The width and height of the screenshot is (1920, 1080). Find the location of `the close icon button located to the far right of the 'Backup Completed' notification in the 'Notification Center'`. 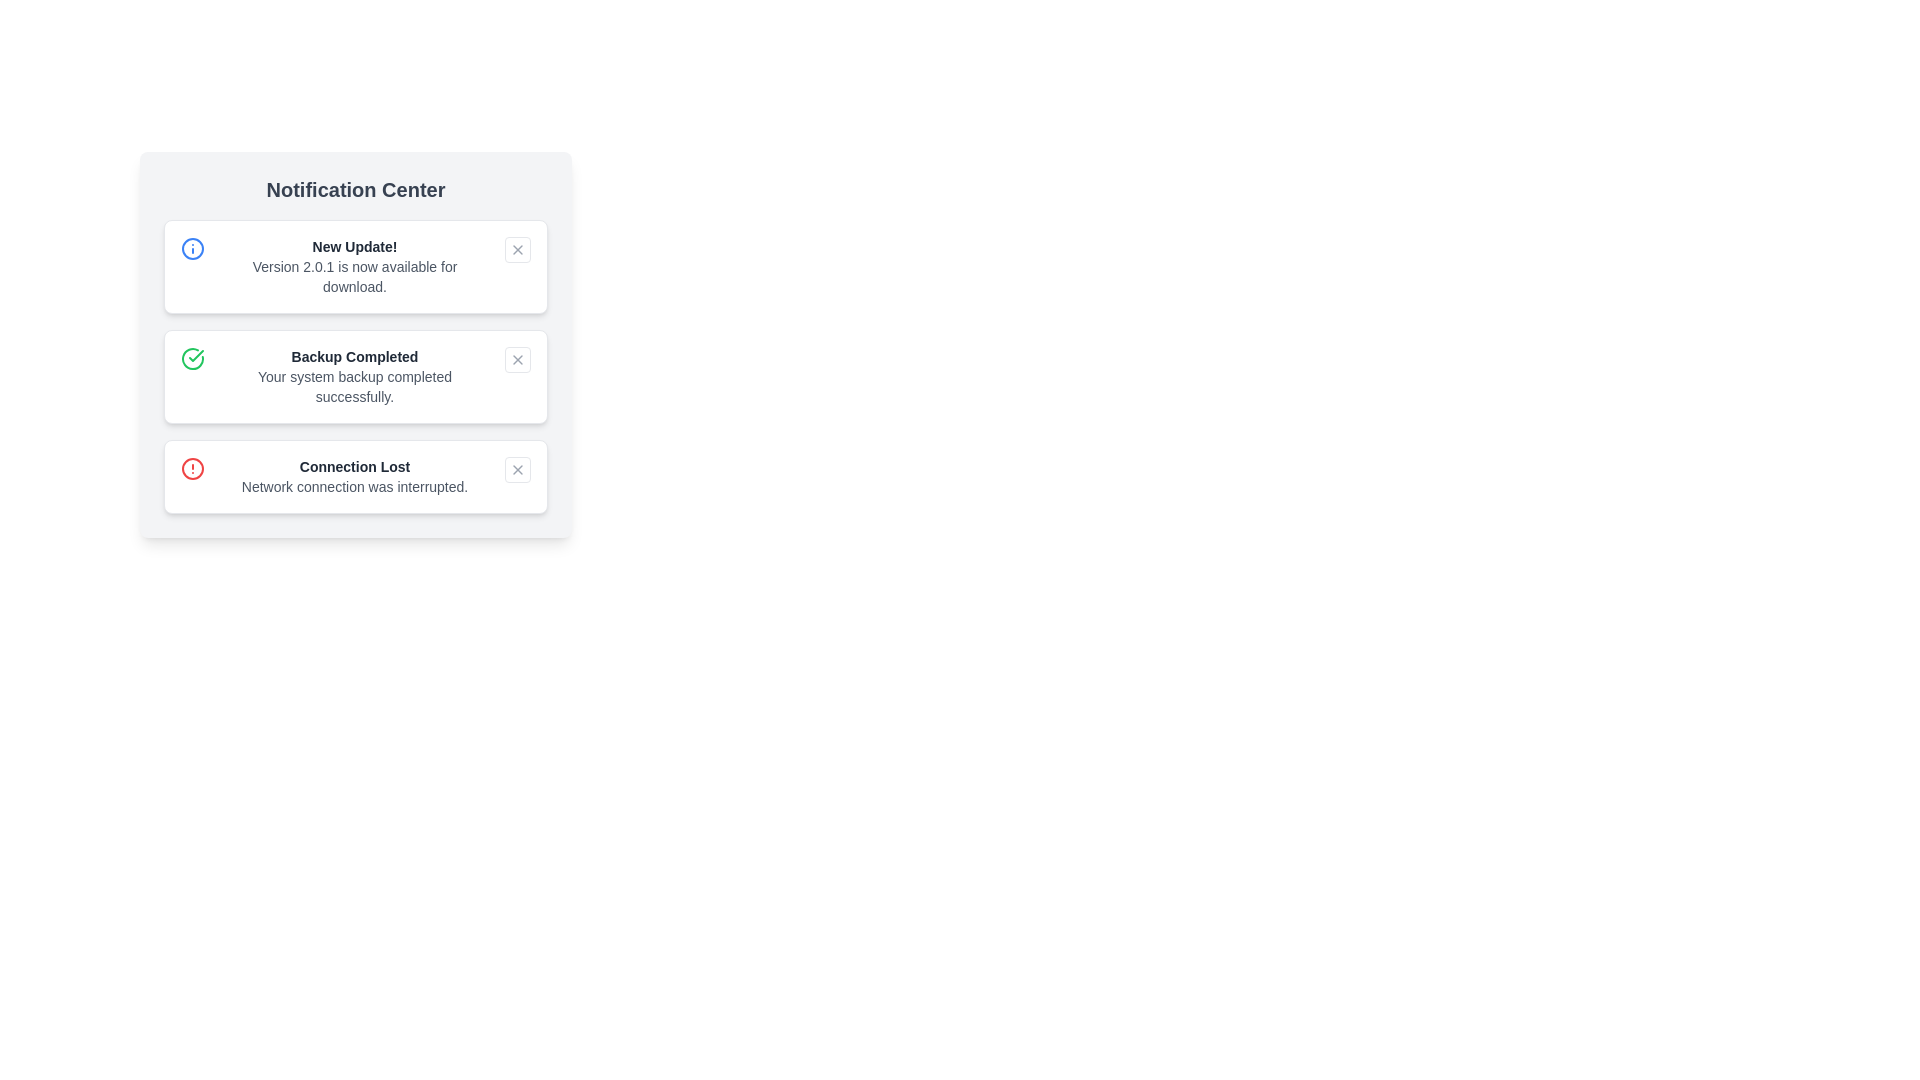

the close icon button located to the far right of the 'Backup Completed' notification in the 'Notification Center' is located at coordinates (518, 358).